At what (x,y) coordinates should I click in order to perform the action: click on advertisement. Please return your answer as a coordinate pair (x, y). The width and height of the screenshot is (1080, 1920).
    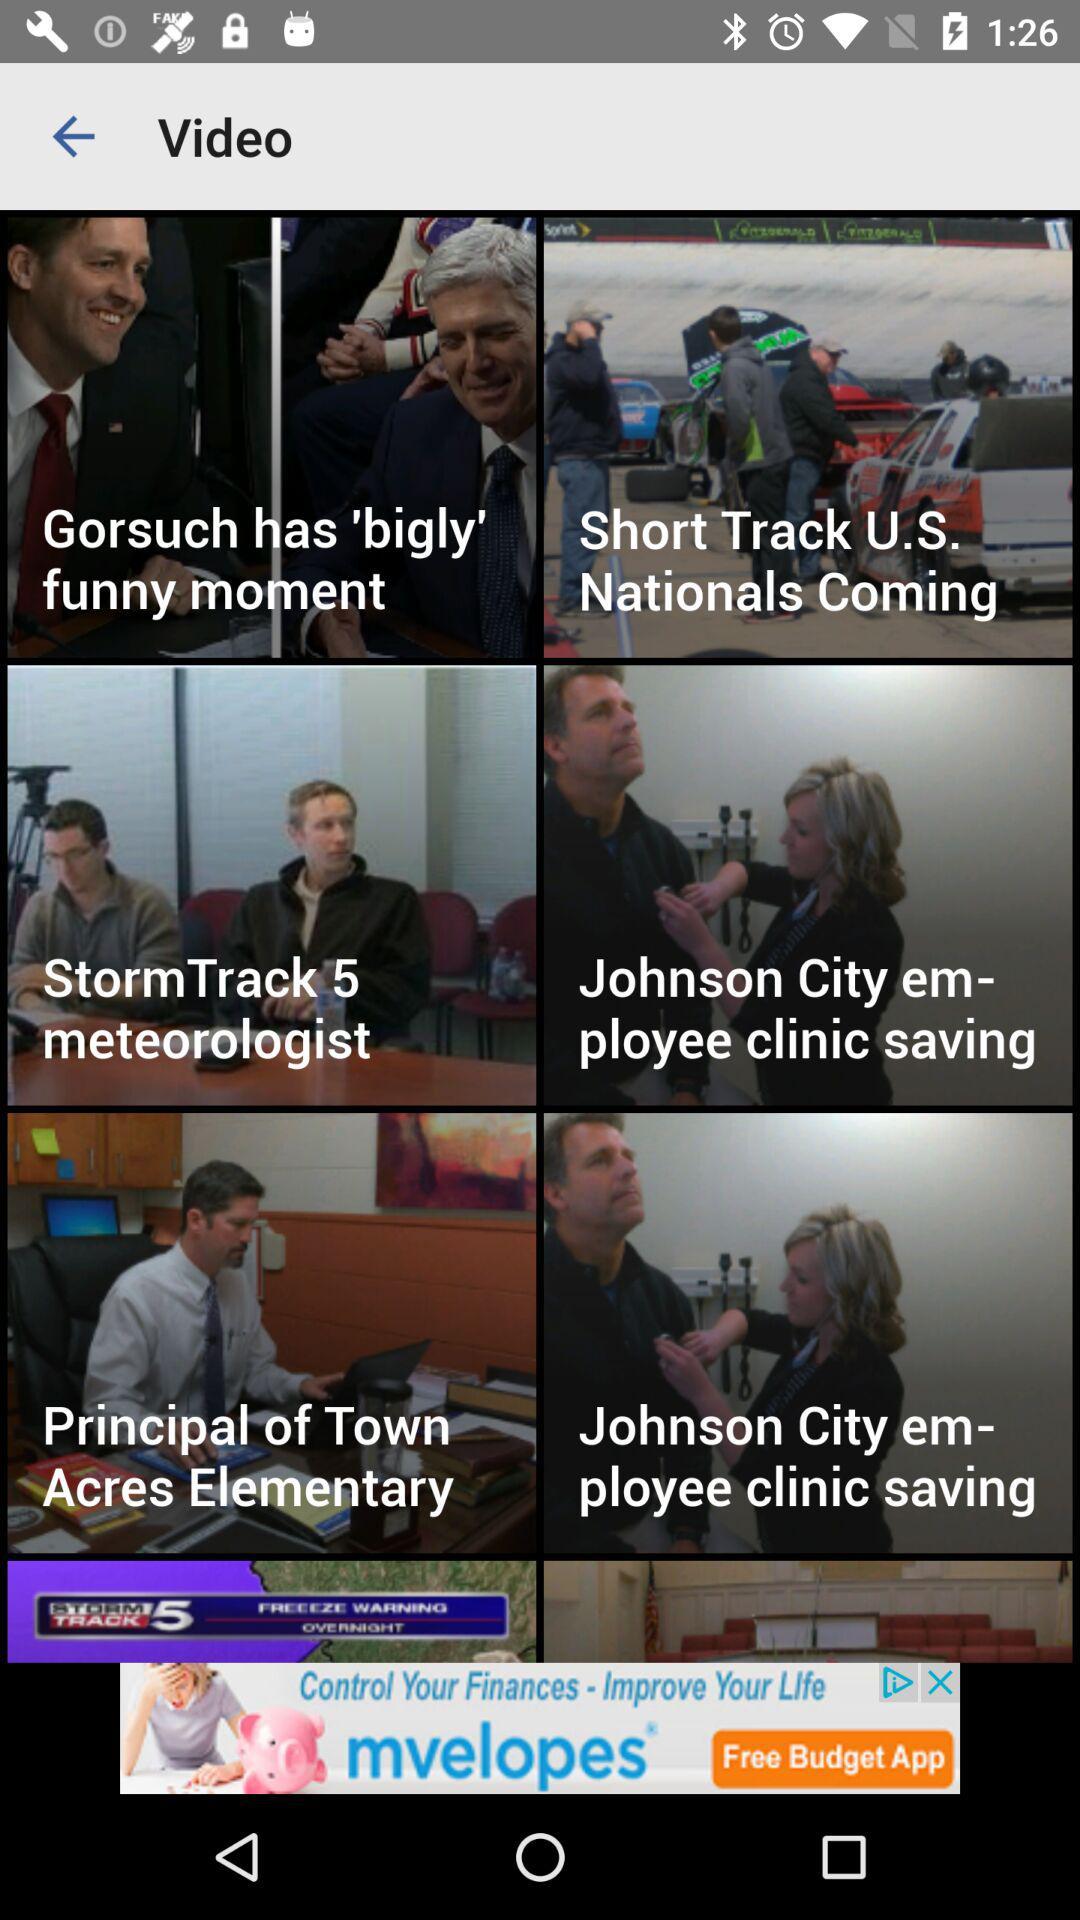
    Looking at the image, I should click on (540, 1727).